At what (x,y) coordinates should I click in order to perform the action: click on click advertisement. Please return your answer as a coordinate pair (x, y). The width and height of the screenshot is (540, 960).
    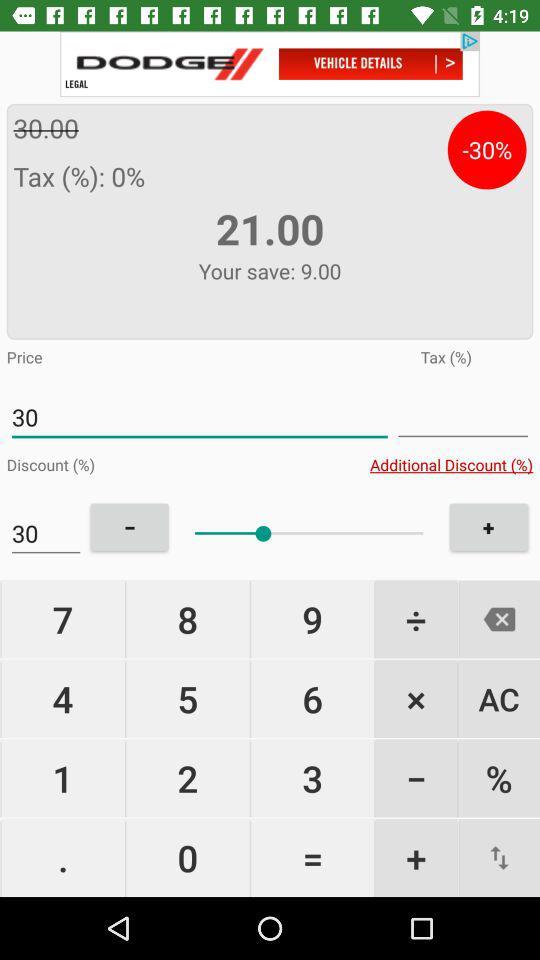
    Looking at the image, I should click on (270, 64).